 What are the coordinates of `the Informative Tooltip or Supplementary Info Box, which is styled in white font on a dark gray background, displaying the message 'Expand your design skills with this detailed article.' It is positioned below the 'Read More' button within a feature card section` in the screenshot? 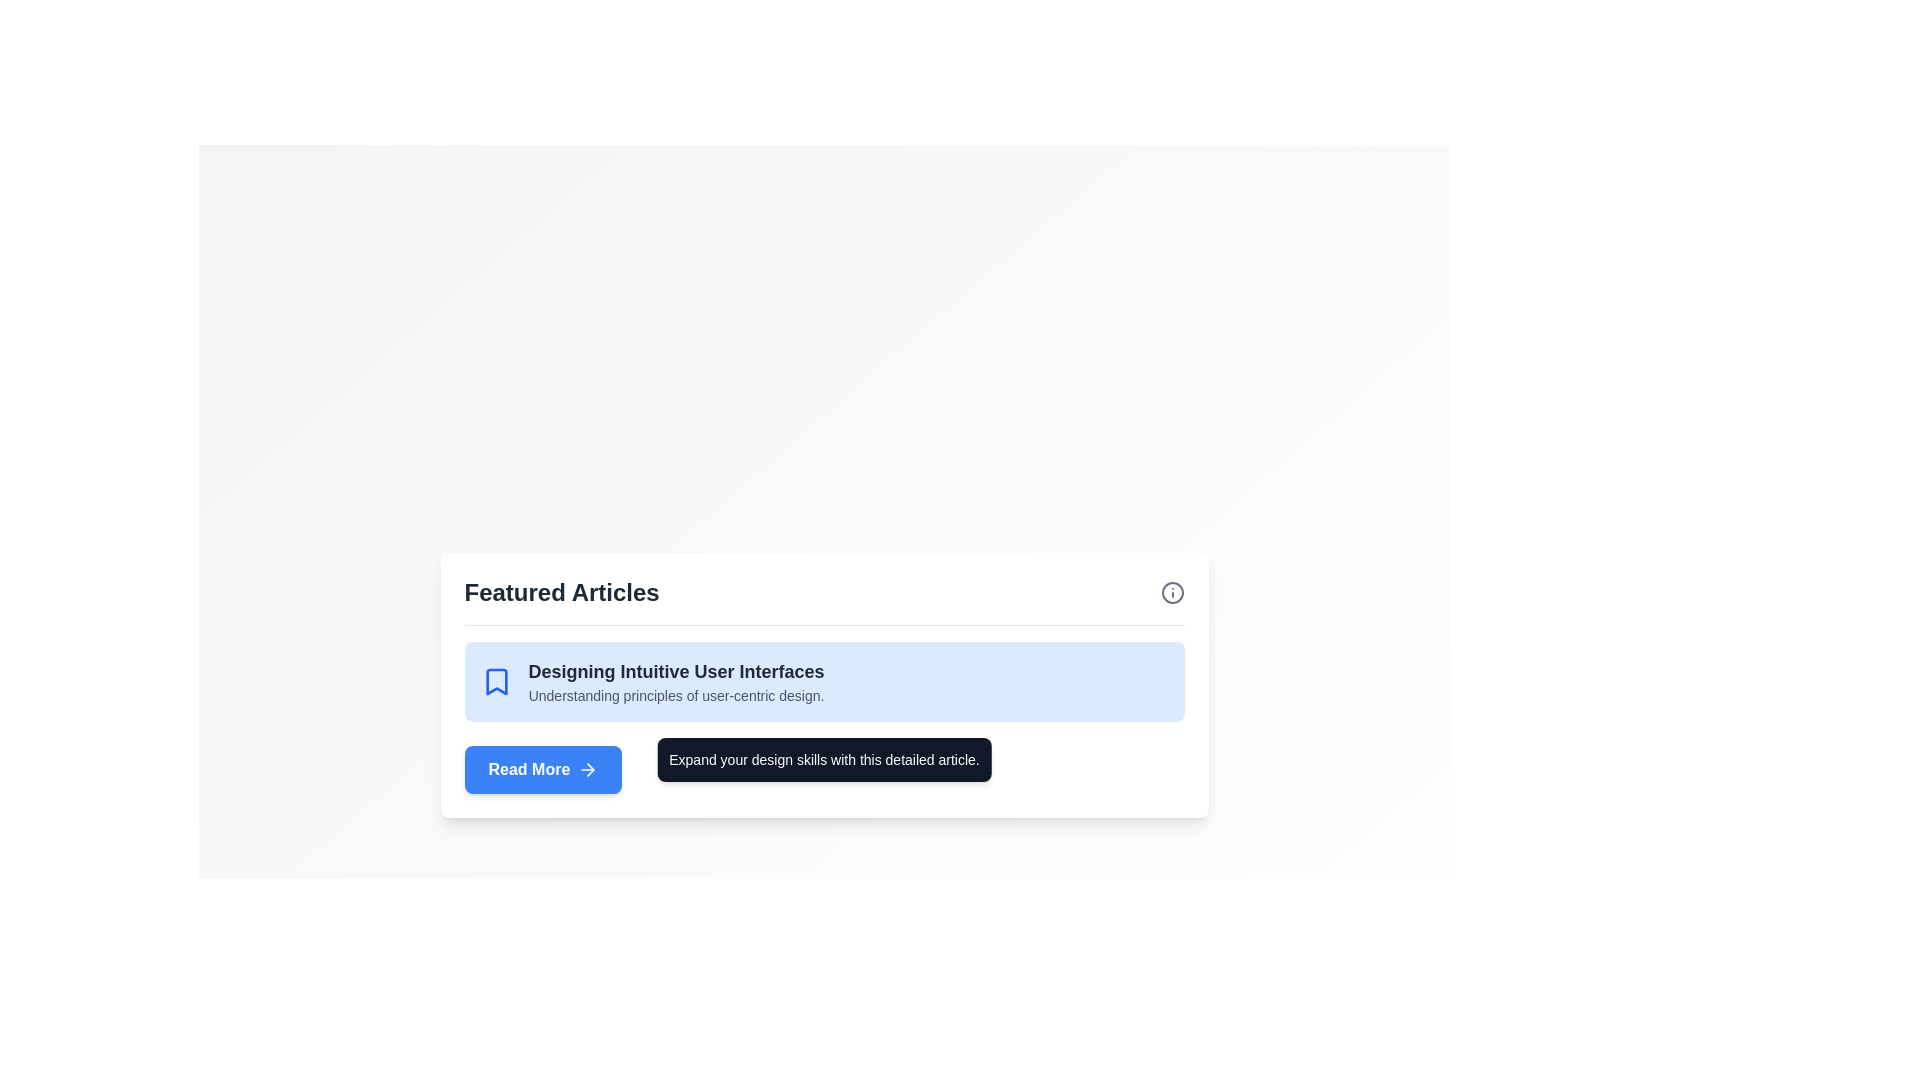 It's located at (824, 759).